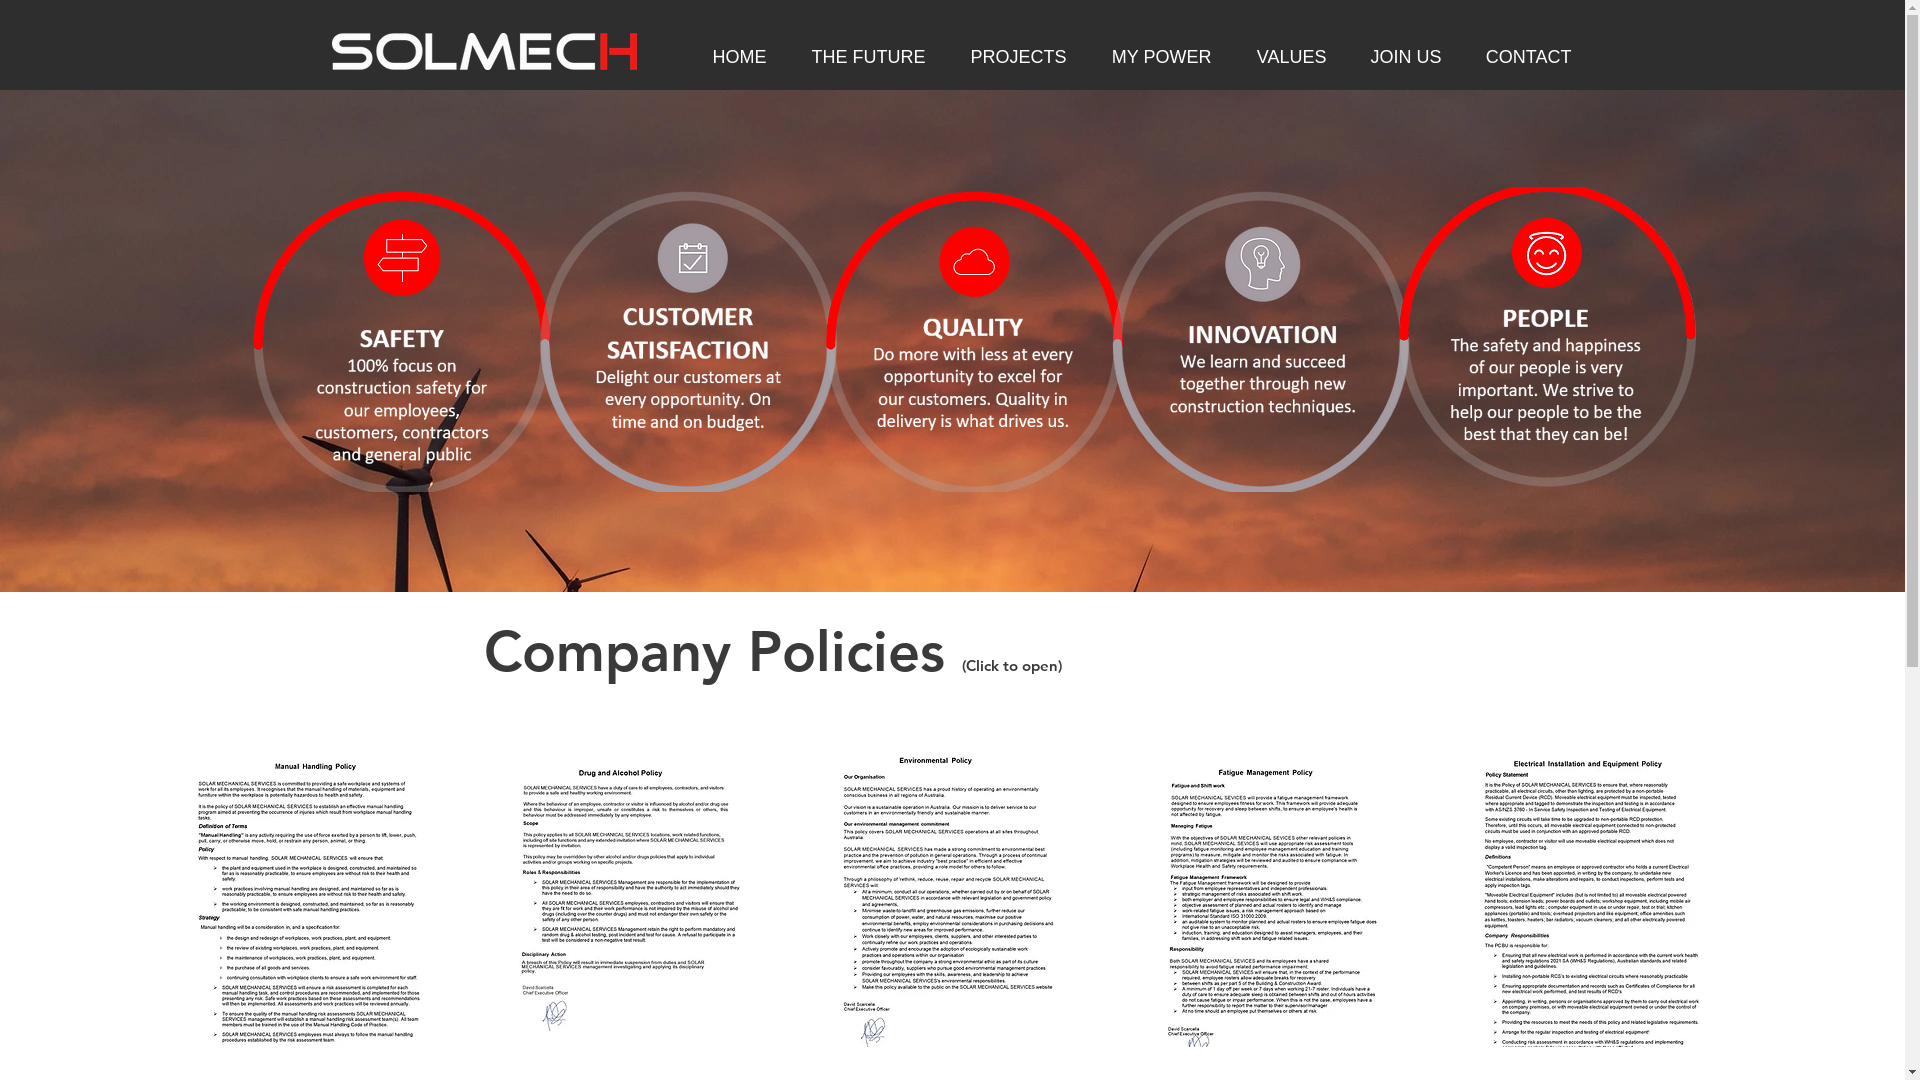 Image resolution: width=1920 pixels, height=1080 pixels. Describe the element at coordinates (1154, 56) in the screenshot. I see `'MY POWER'` at that location.